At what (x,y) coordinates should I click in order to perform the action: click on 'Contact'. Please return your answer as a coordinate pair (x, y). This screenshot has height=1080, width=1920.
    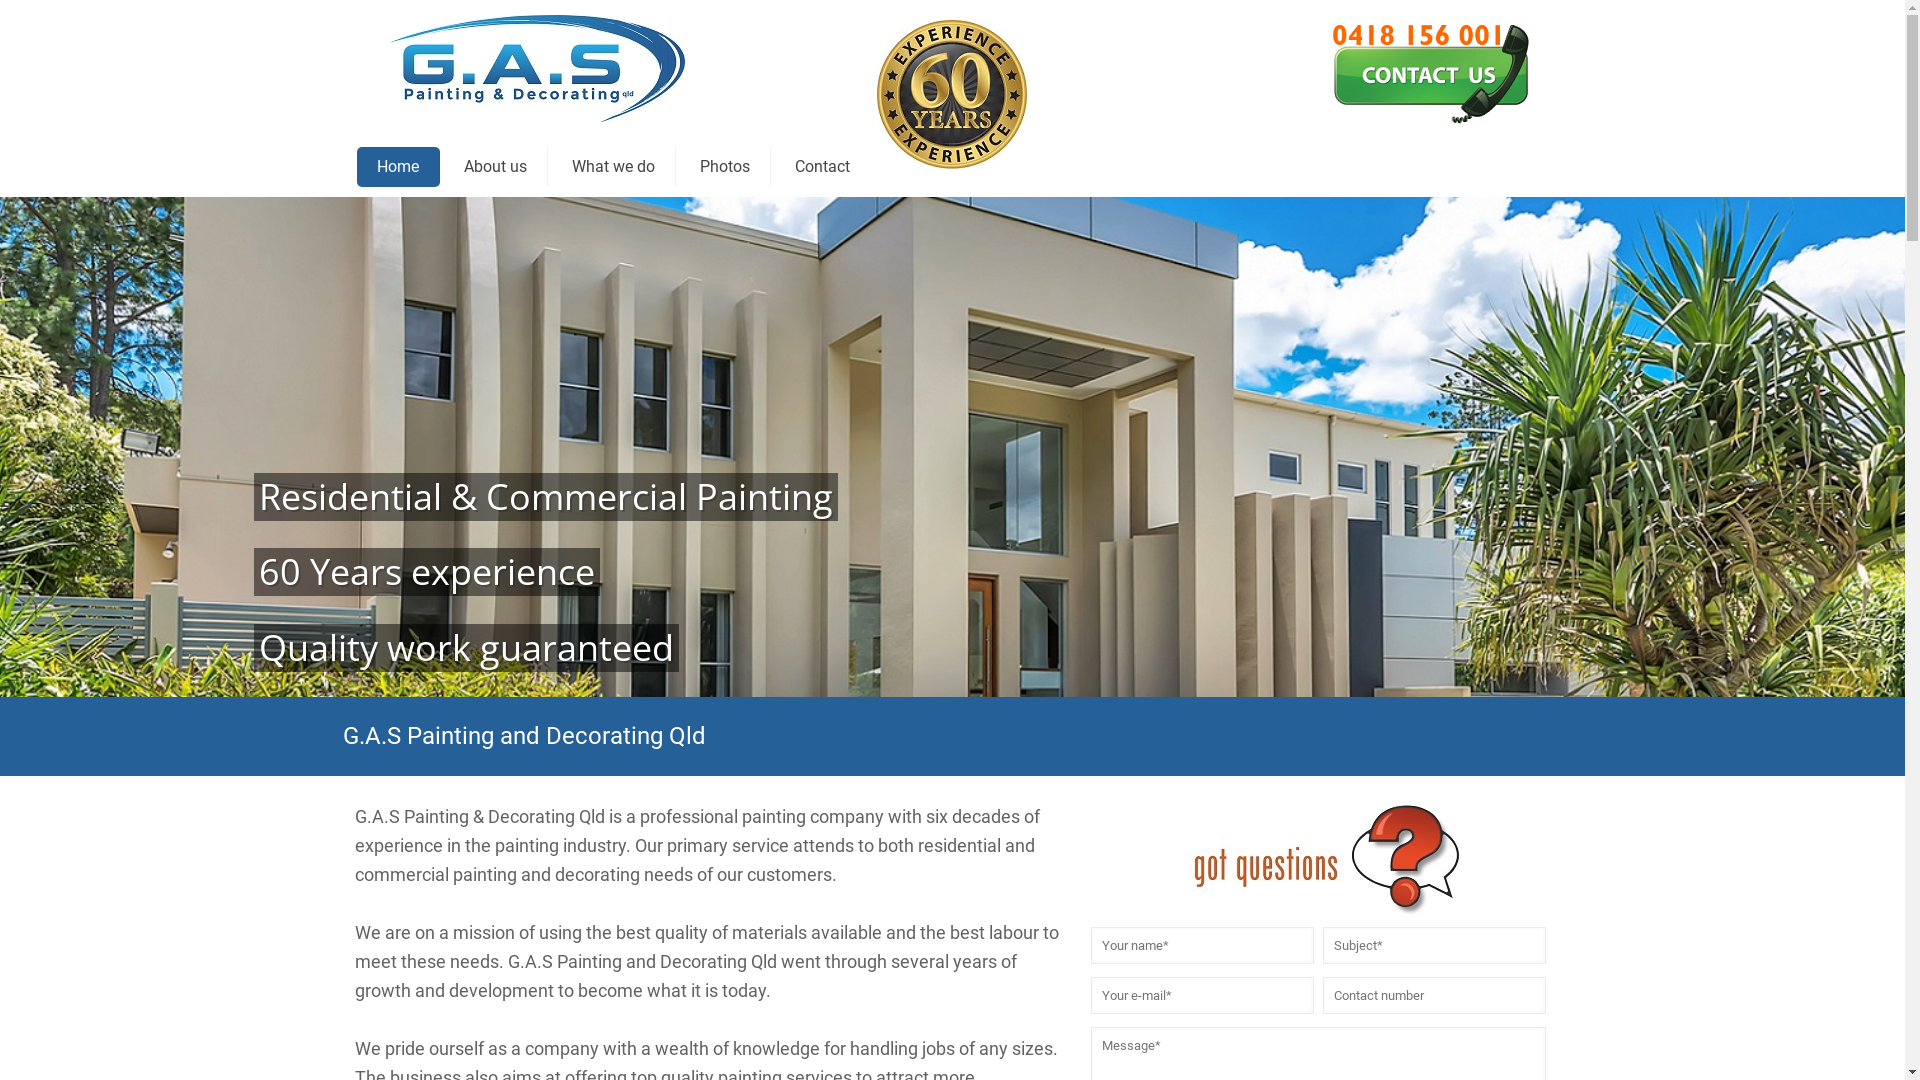
    Looking at the image, I should click on (773, 165).